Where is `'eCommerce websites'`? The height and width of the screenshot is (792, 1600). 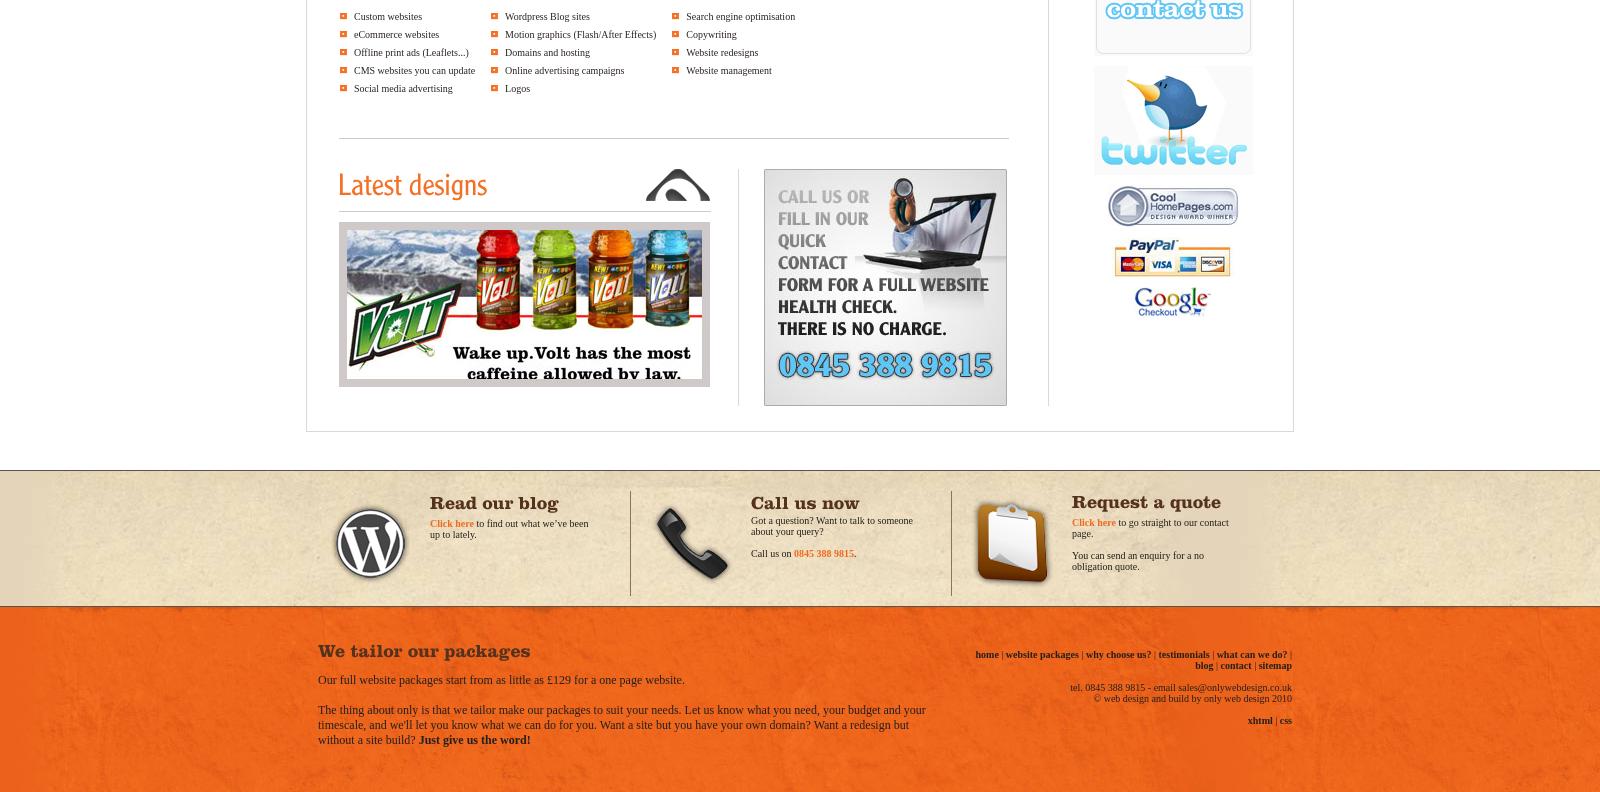
'eCommerce websites' is located at coordinates (396, 33).